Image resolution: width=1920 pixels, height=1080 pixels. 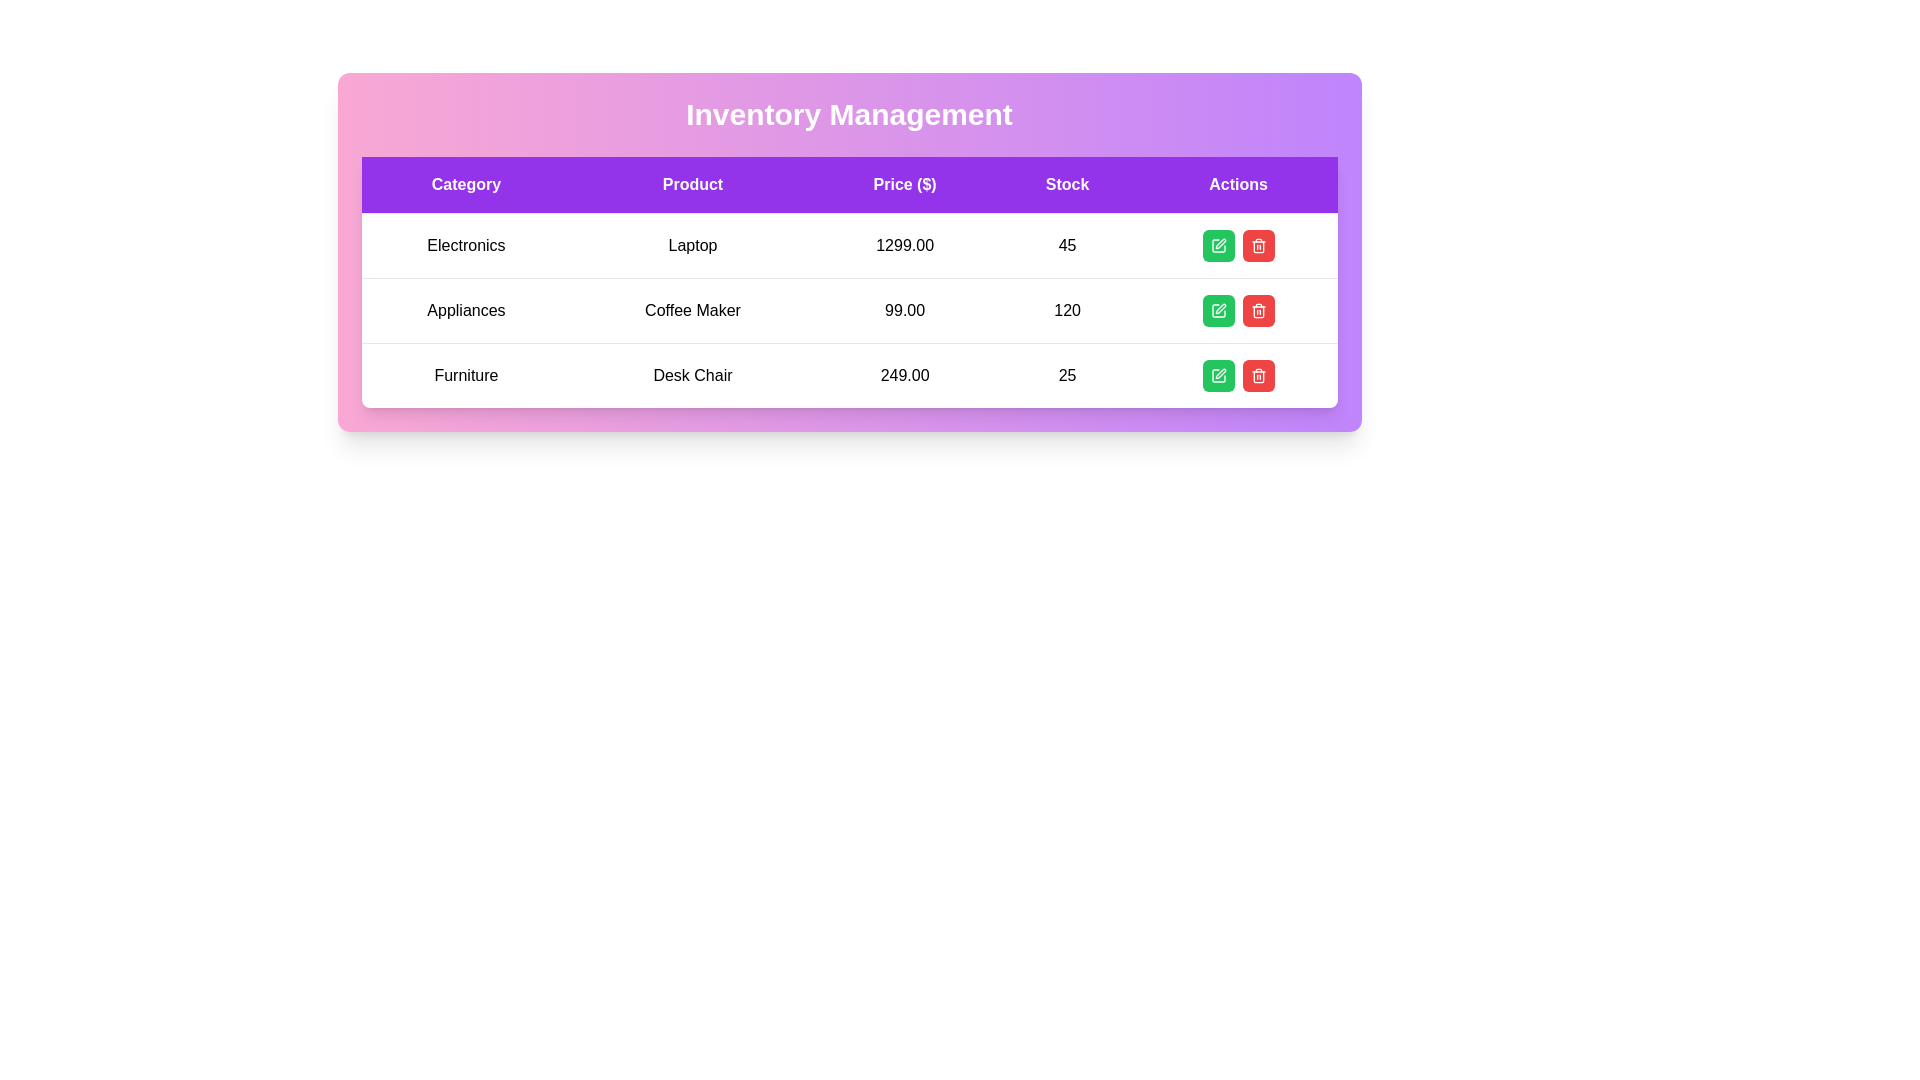 What do you see at coordinates (1217, 245) in the screenshot?
I see `the green edit button with a white pen icon located in the 'Actions' column of the first row in the table` at bounding box center [1217, 245].